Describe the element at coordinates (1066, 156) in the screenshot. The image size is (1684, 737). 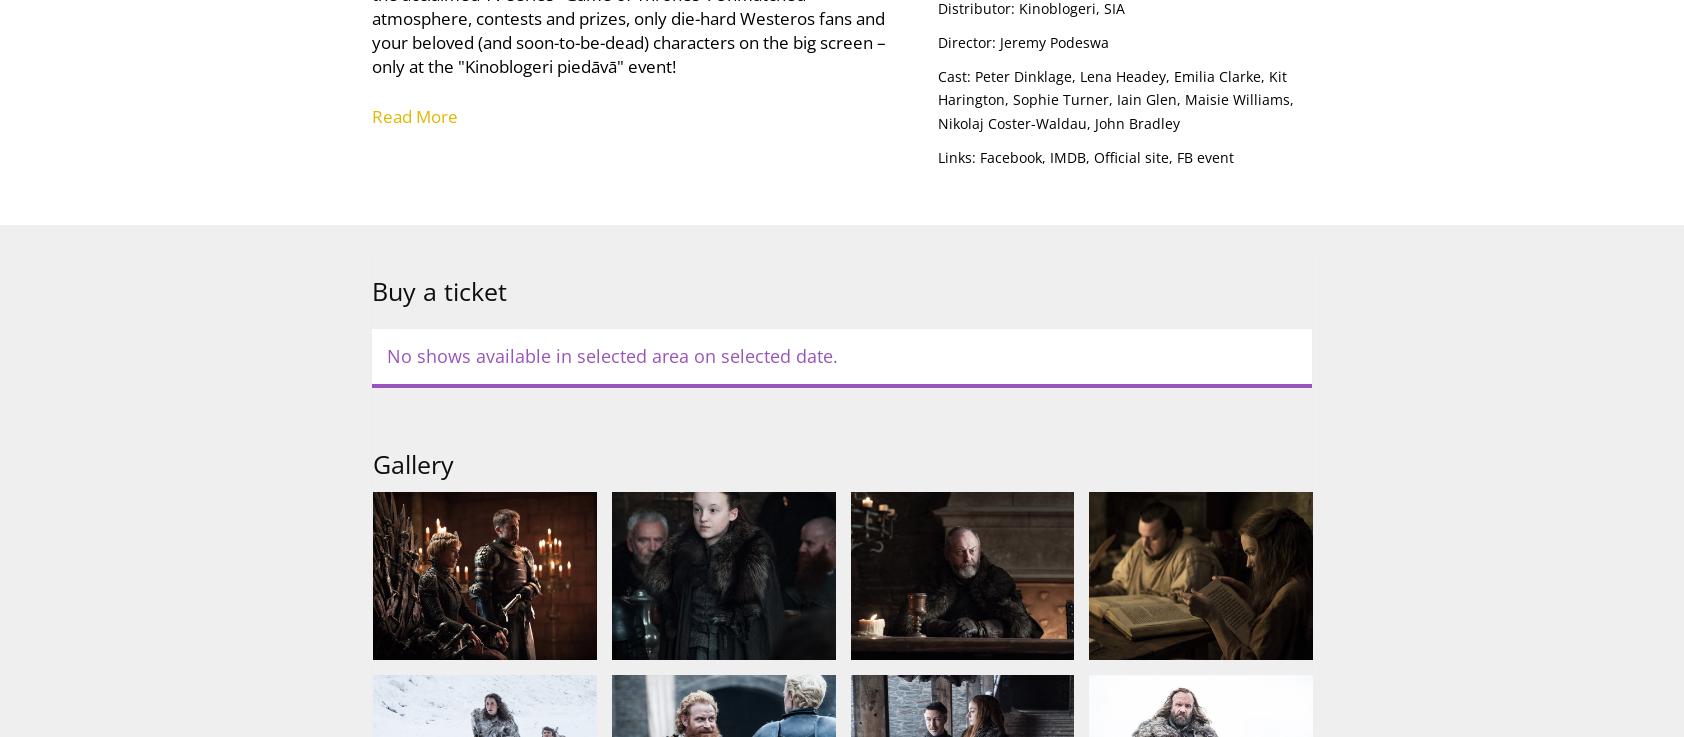
I see `'IMDB'` at that location.